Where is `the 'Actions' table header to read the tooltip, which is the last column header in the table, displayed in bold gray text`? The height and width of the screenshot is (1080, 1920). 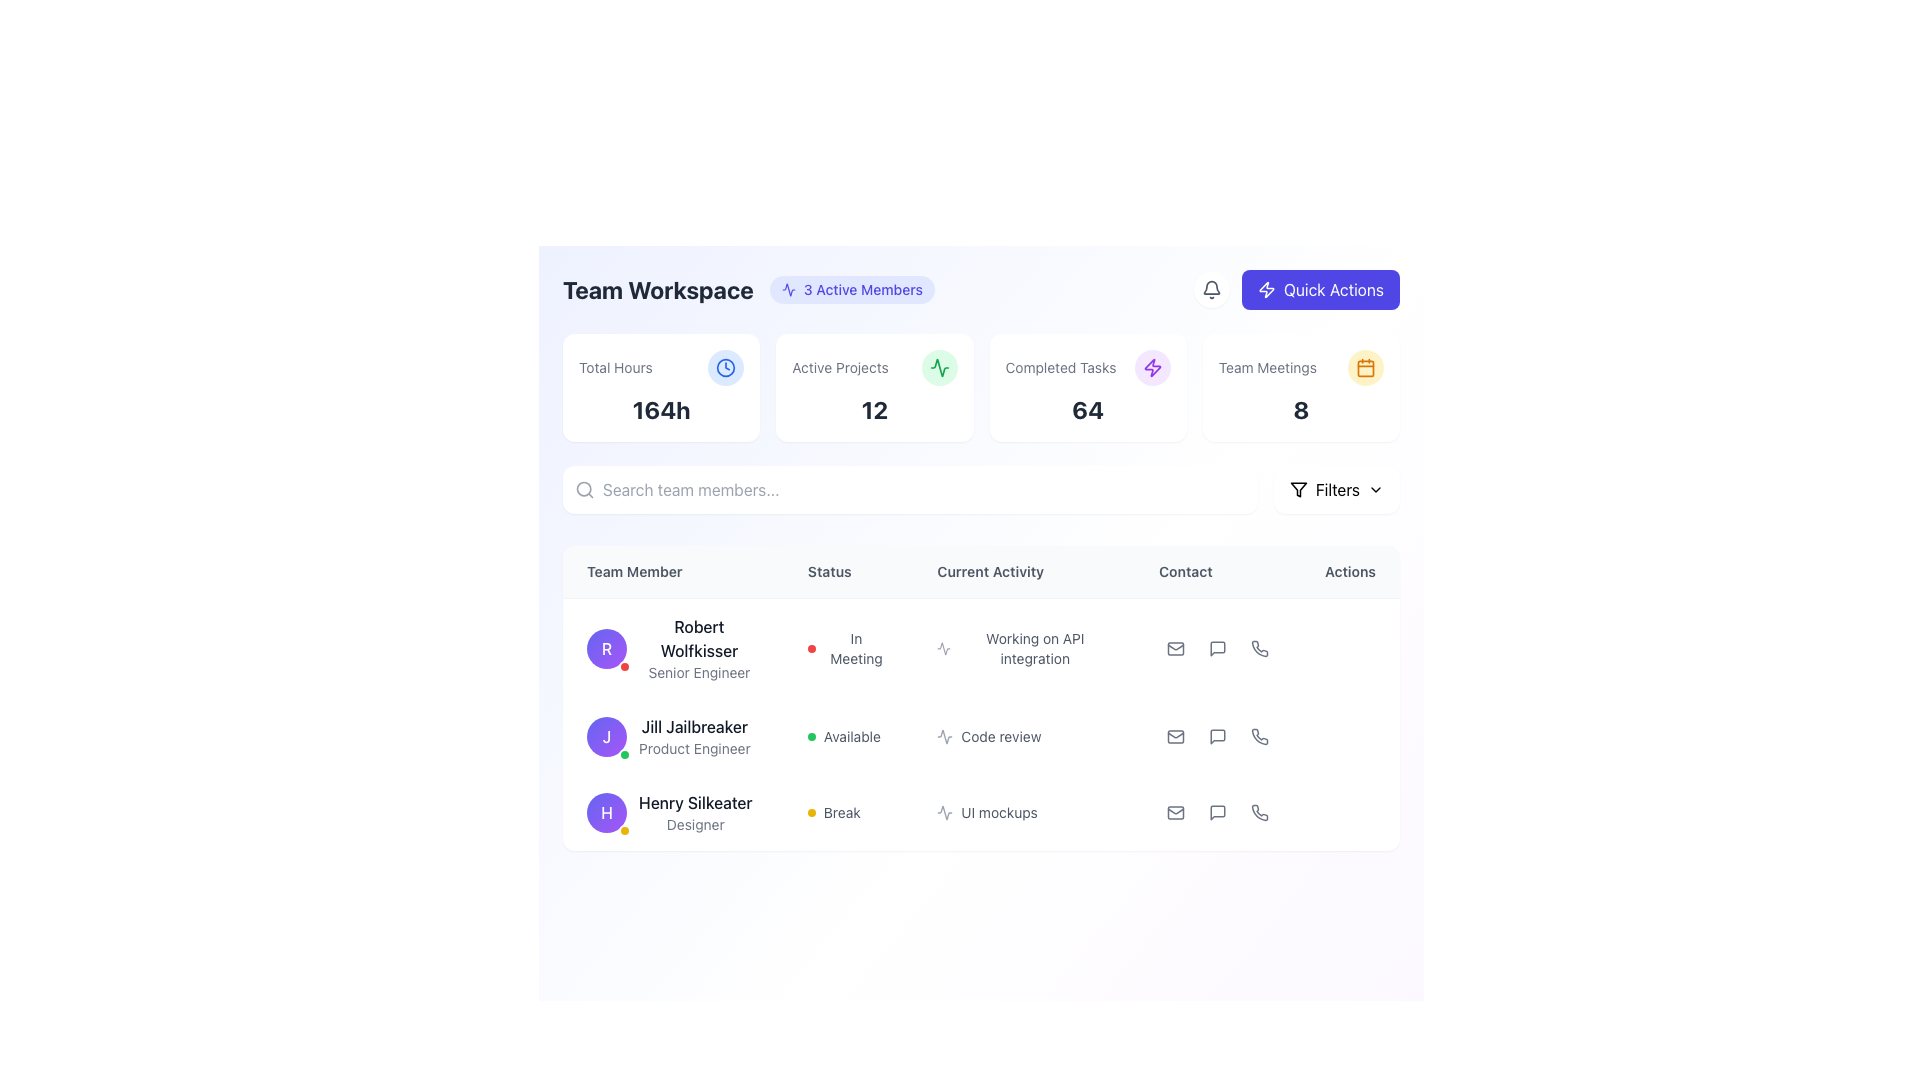 the 'Actions' table header to read the tooltip, which is the last column header in the table, displayed in bold gray text is located at coordinates (1350, 572).